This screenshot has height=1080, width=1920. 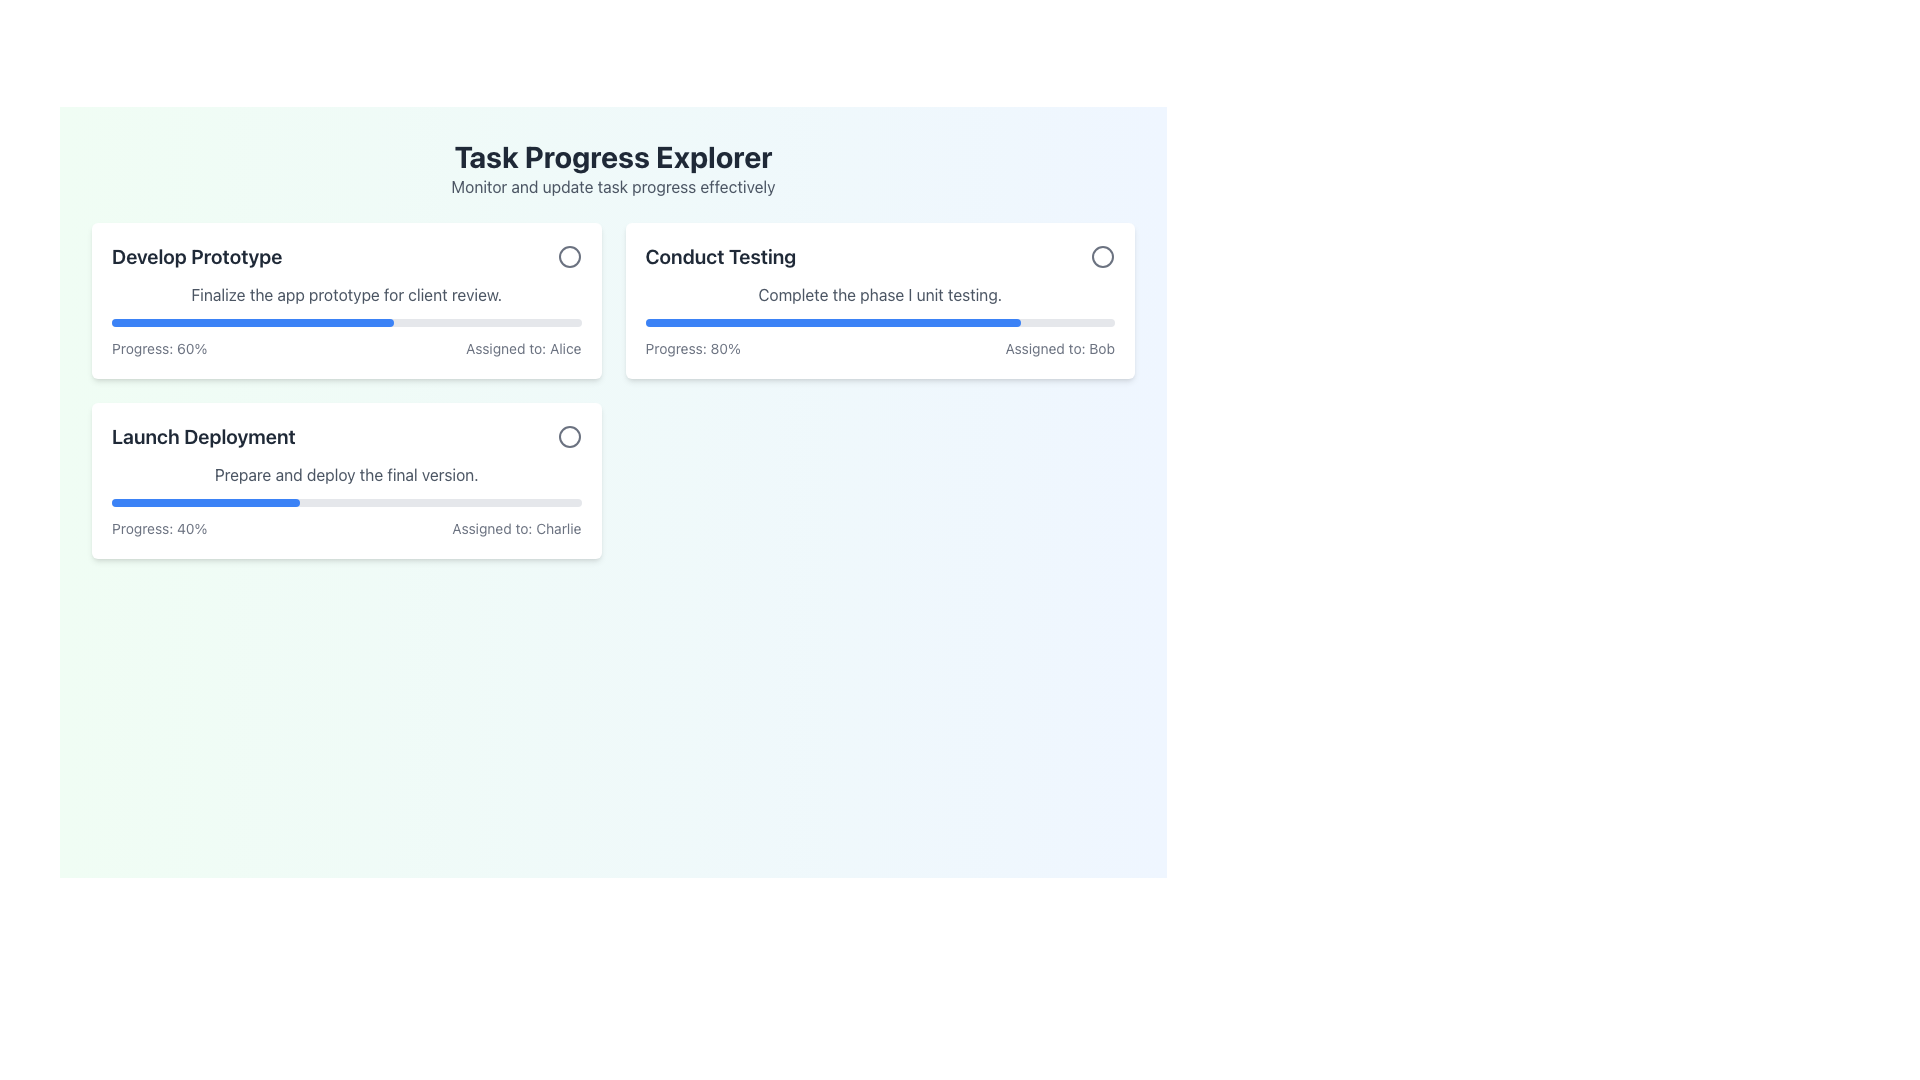 I want to click on the text label that describes the task 'Launch Deployment' located below the task title and above the progress bar, so click(x=346, y=474).